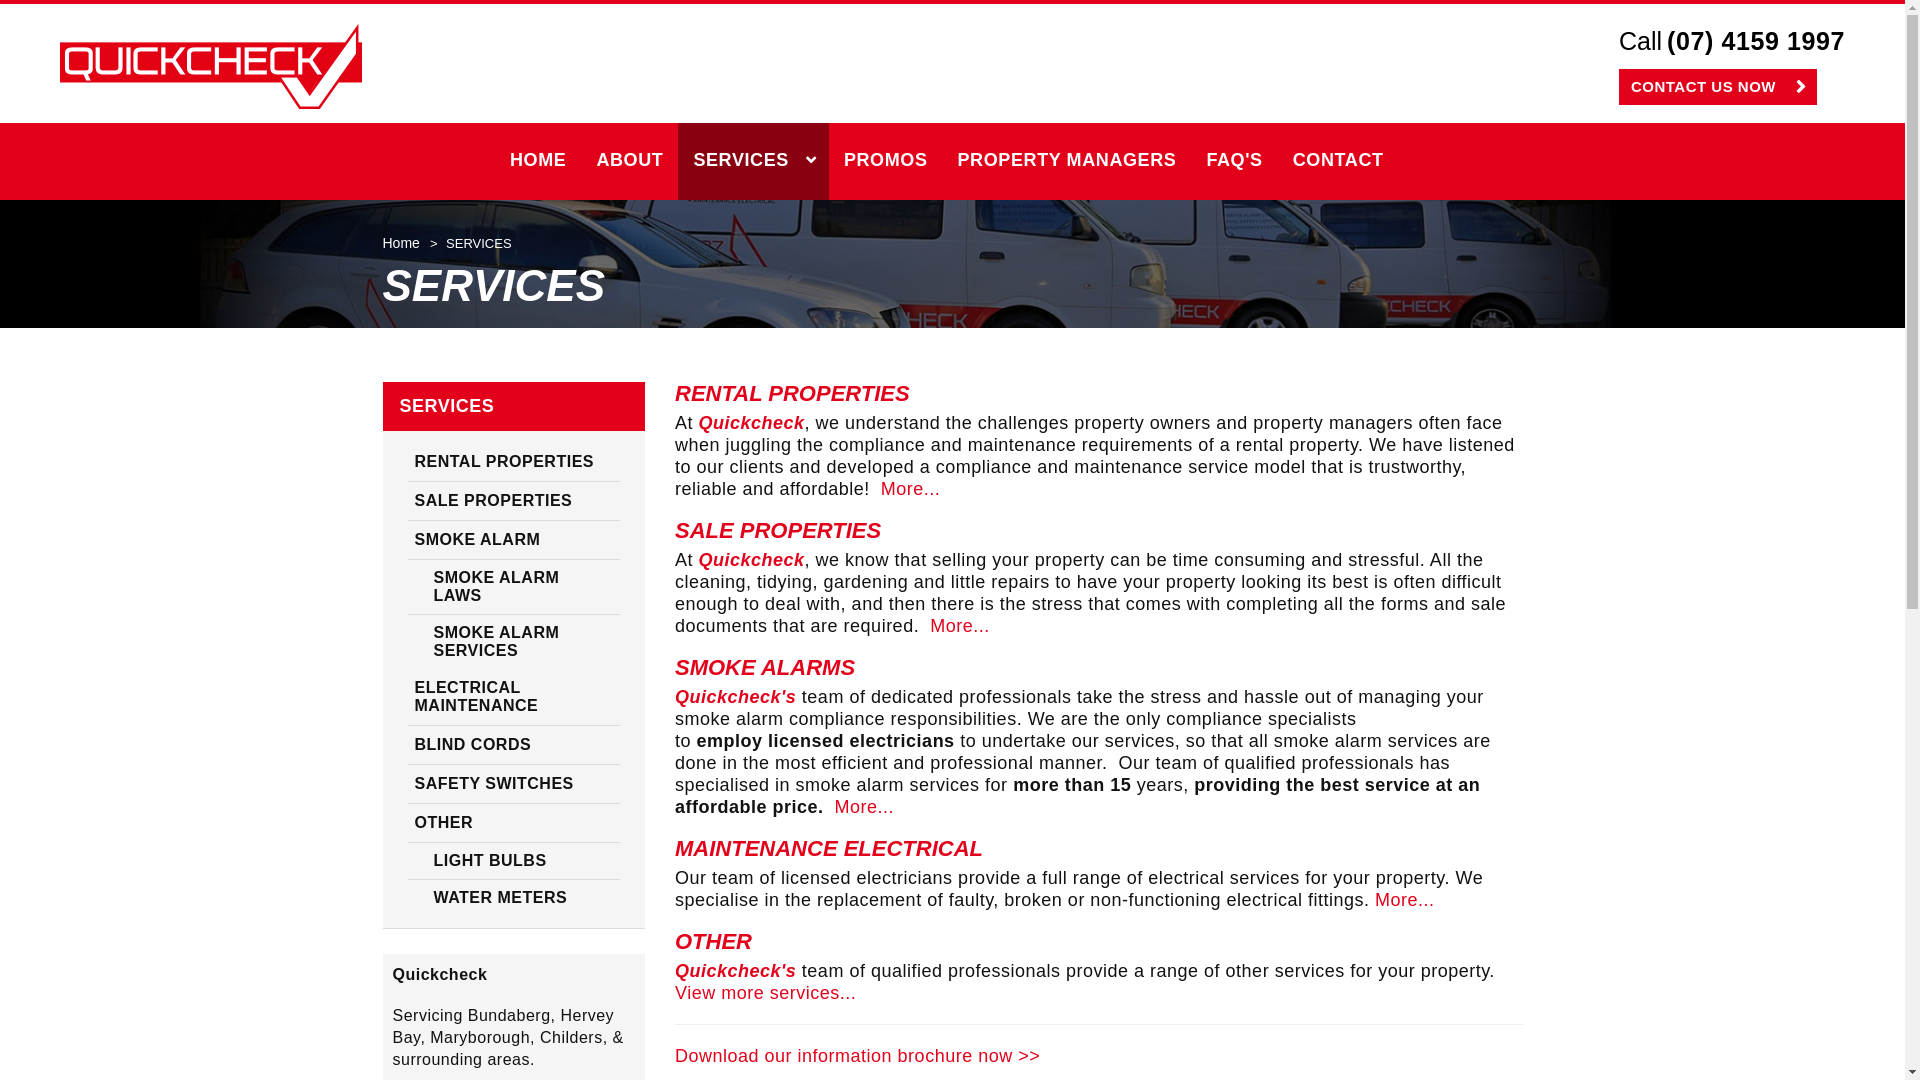 This screenshot has height=1080, width=1920. What do you see at coordinates (382, 242) in the screenshot?
I see `'Home'` at bounding box center [382, 242].